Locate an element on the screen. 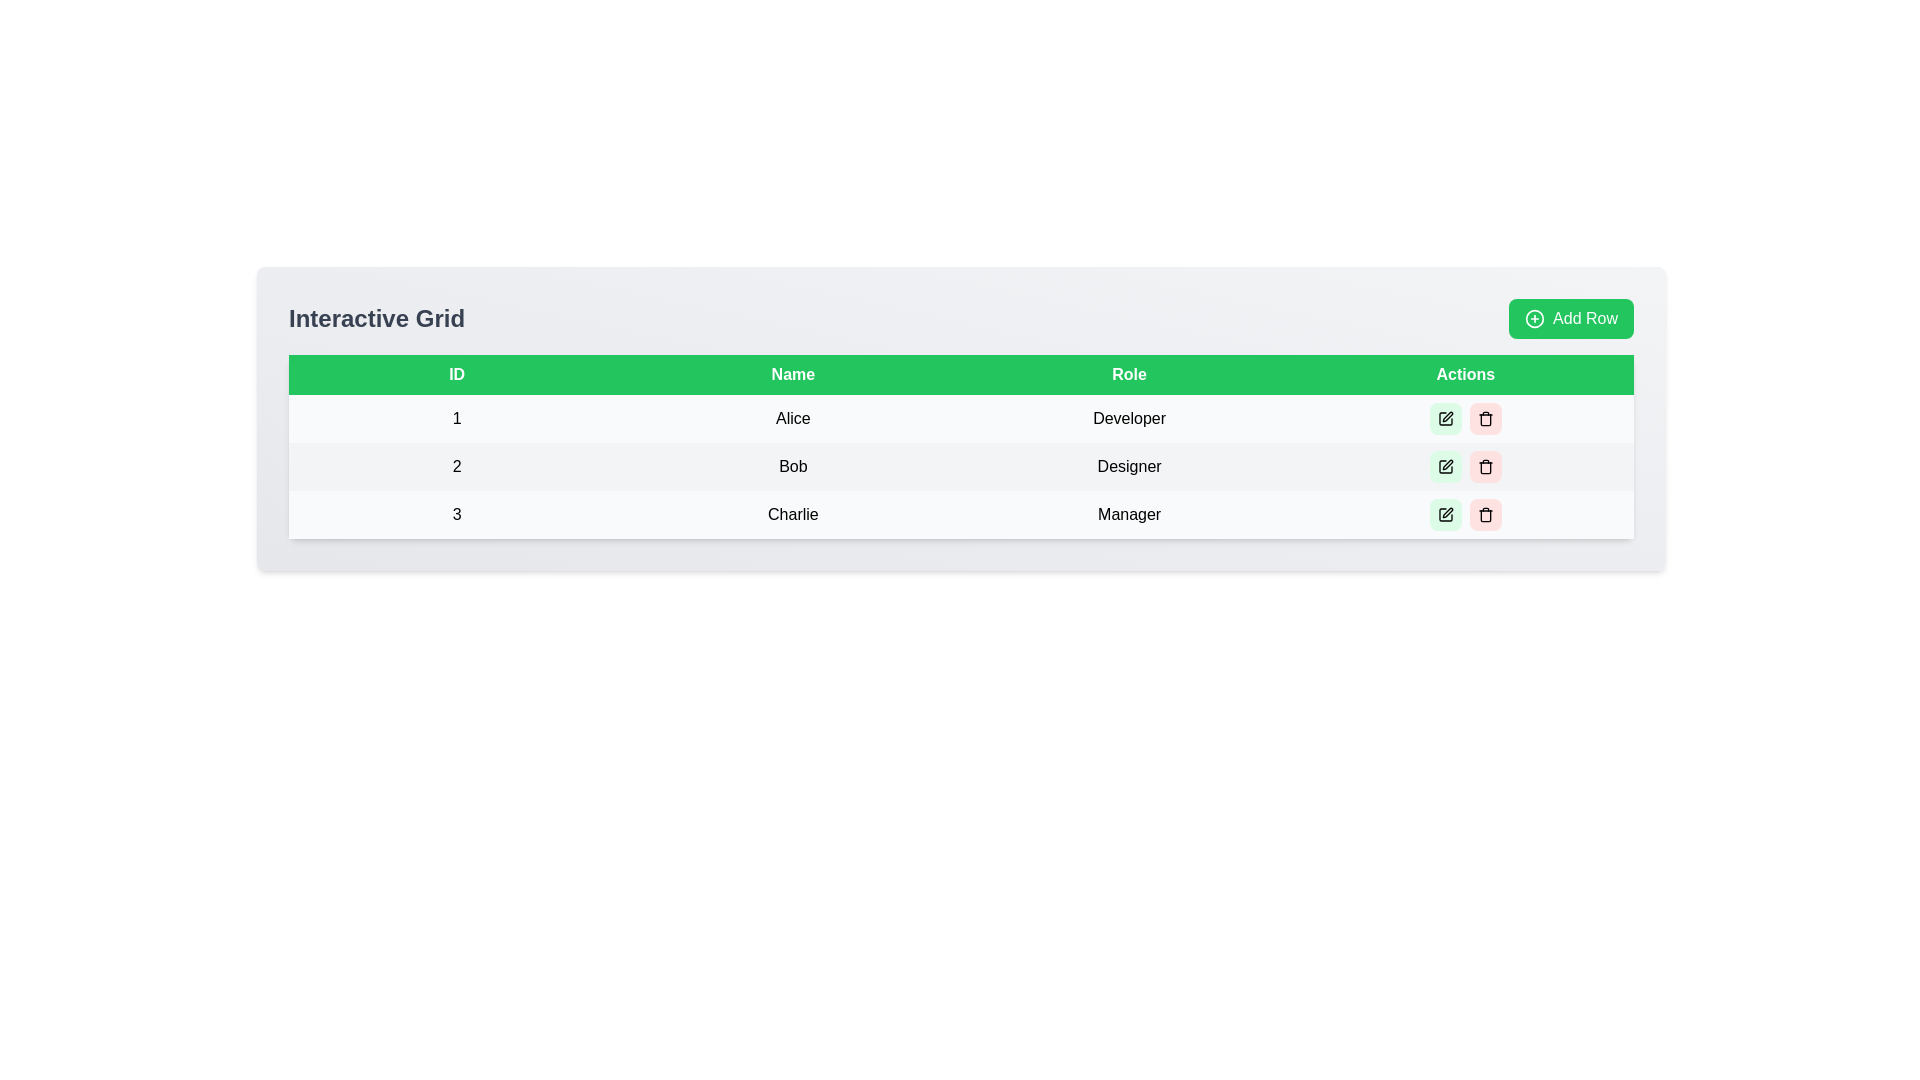 The height and width of the screenshot is (1080, 1920). the decorative icon of the 'Add Row' button located at the top-right corner of the interface, which visually indicates the purpose of adding new rows to the grid is located at coordinates (1534, 318).